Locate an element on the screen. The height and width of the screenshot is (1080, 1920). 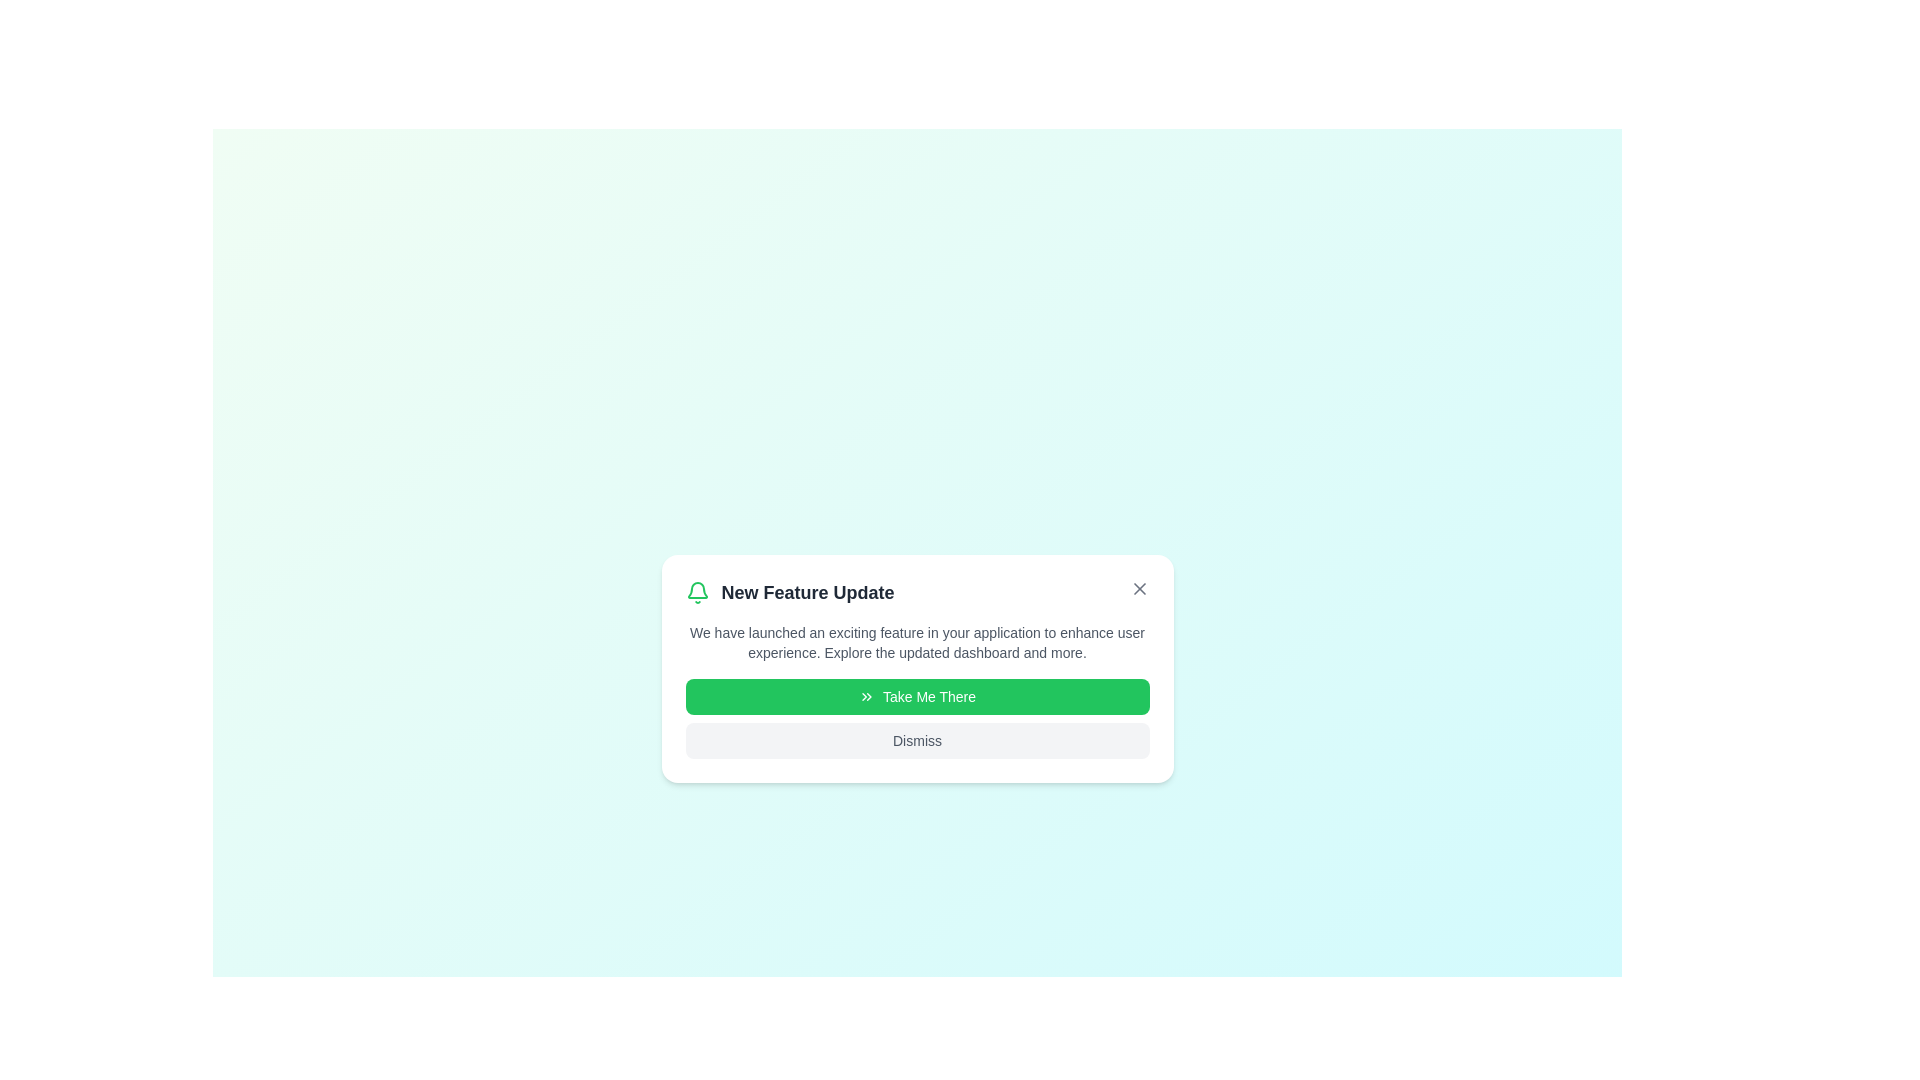
the alert icon to reveal additional information or tooltip is located at coordinates (697, 592).